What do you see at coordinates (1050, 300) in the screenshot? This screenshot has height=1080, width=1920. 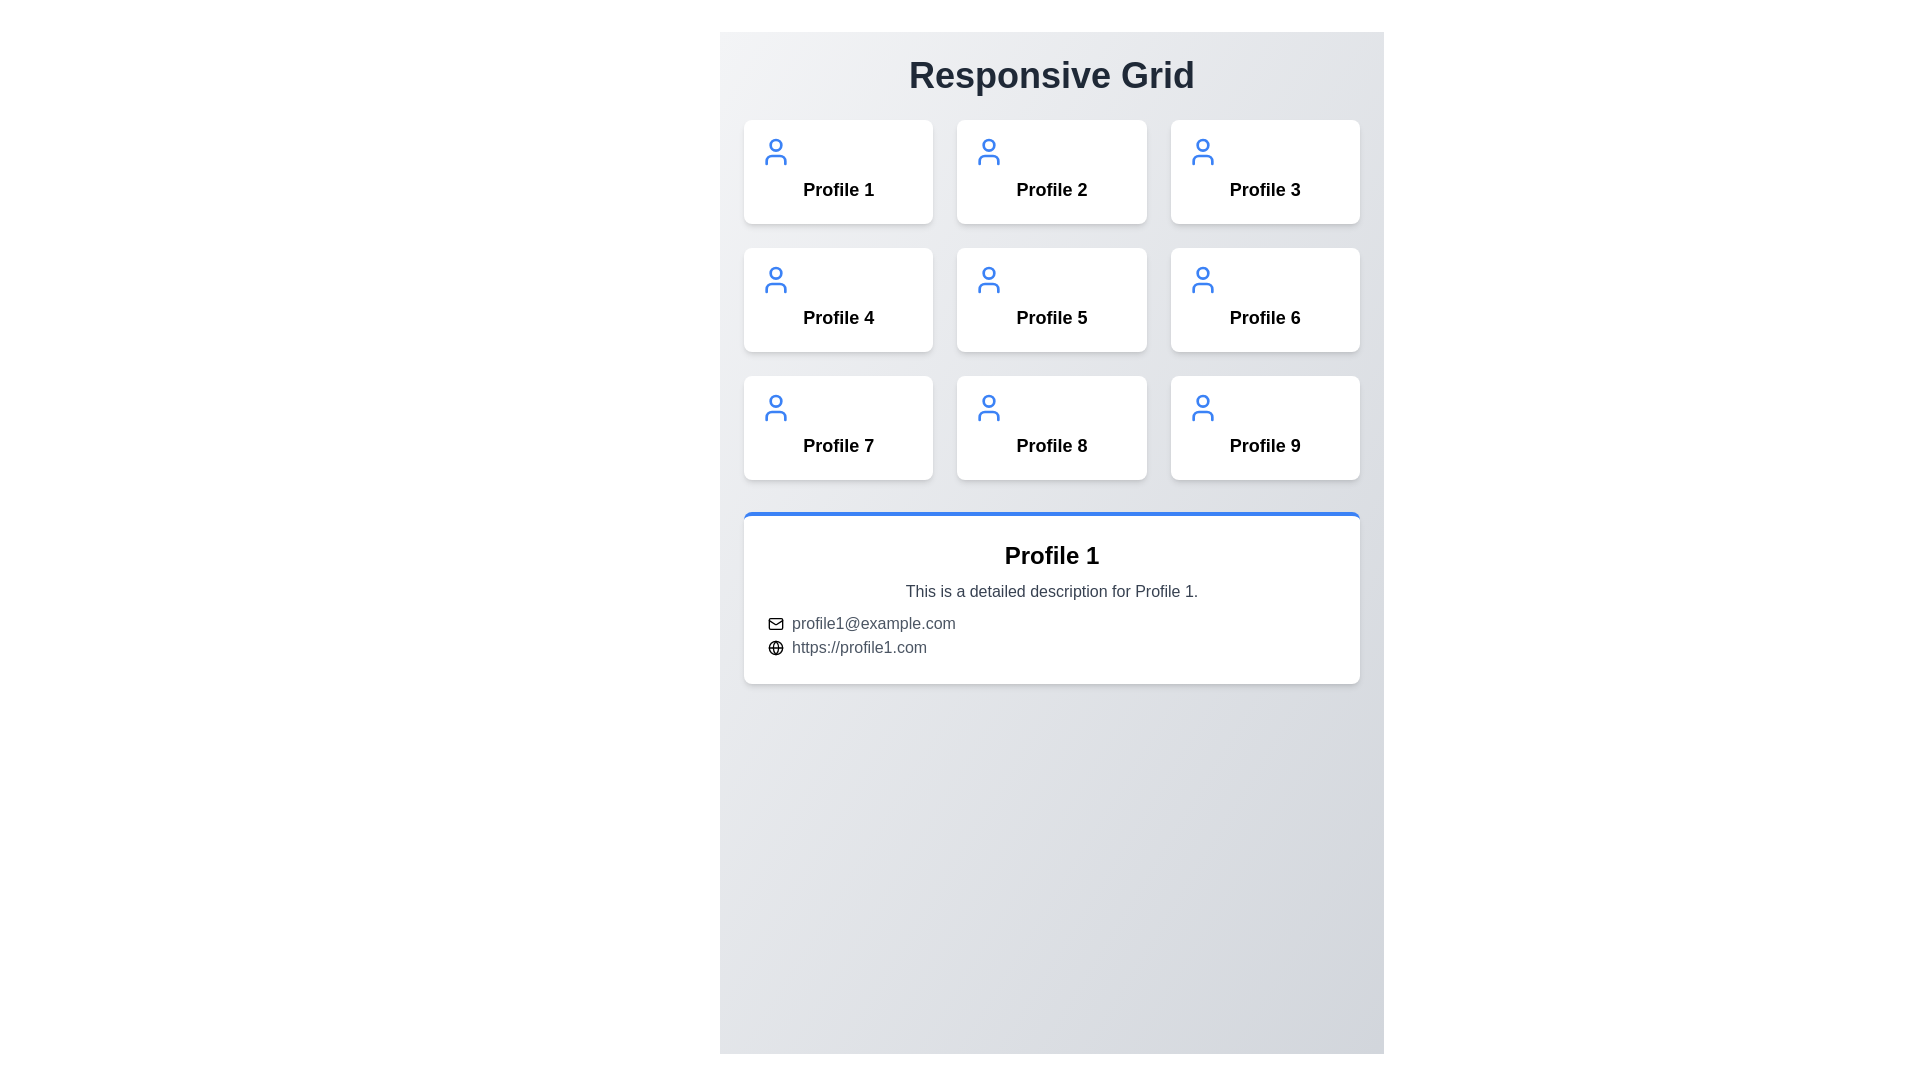 I see `the interactive profile card located` at bounding box center [1050, 300].